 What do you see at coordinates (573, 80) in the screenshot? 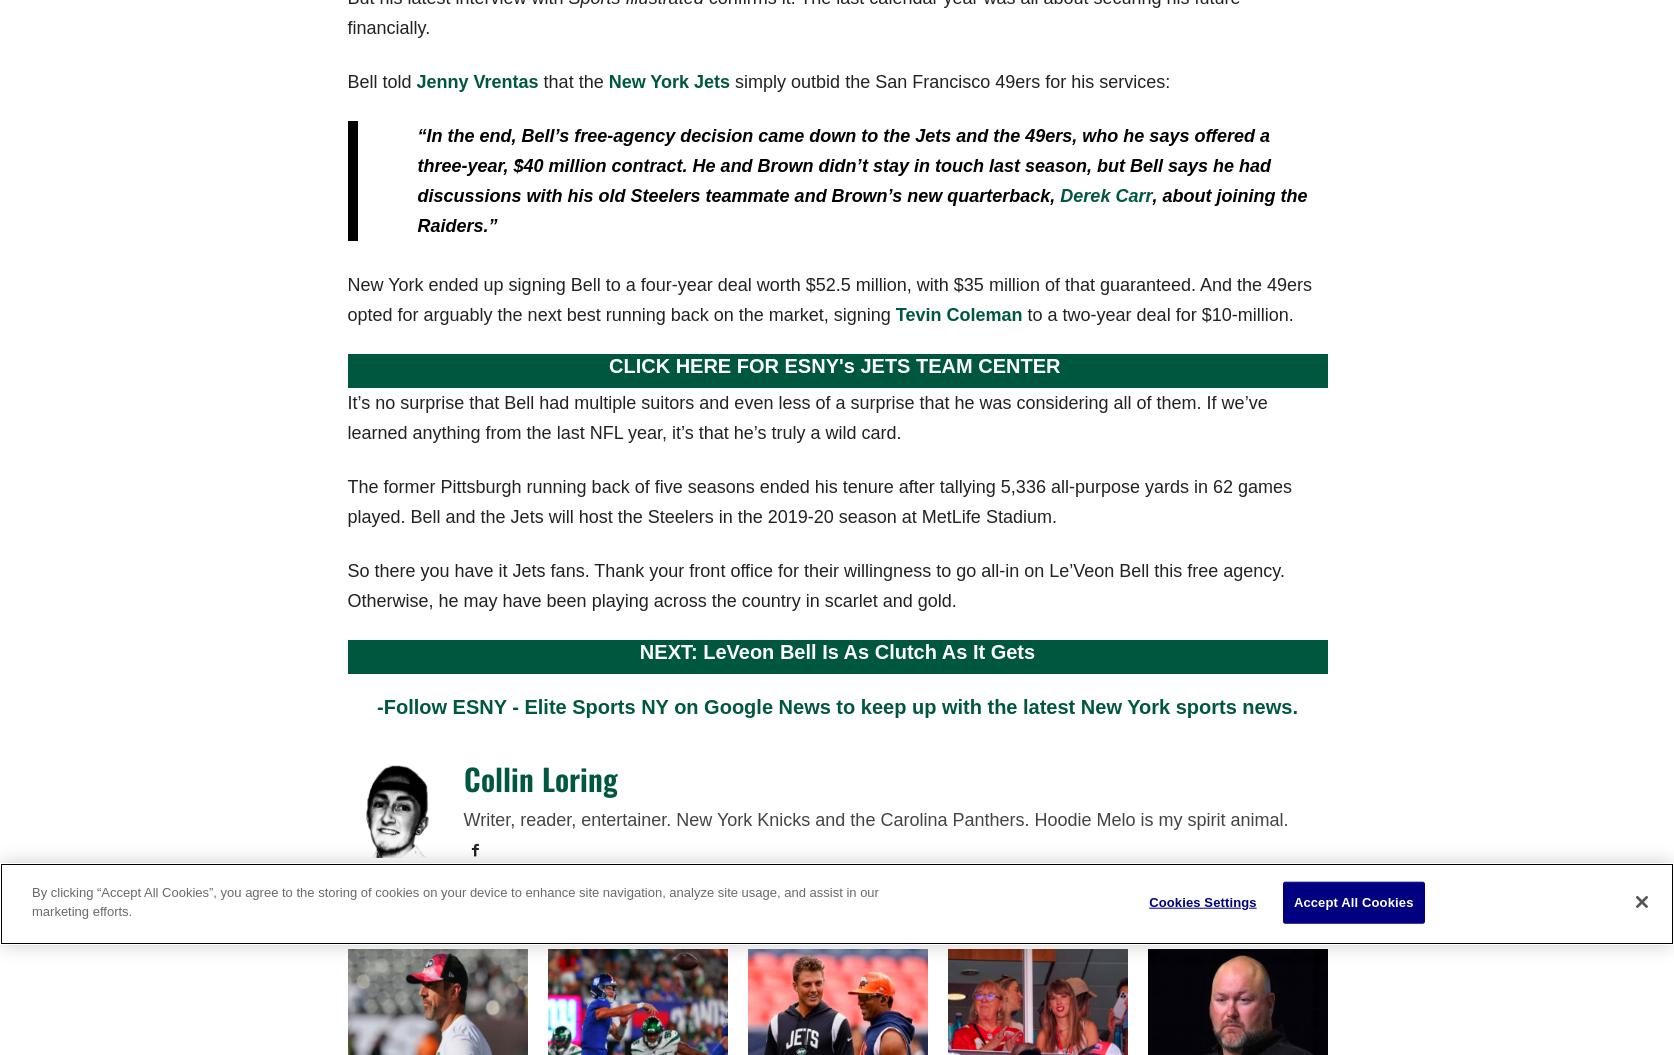
I see `'that the'` at bounding box center [573, 80].